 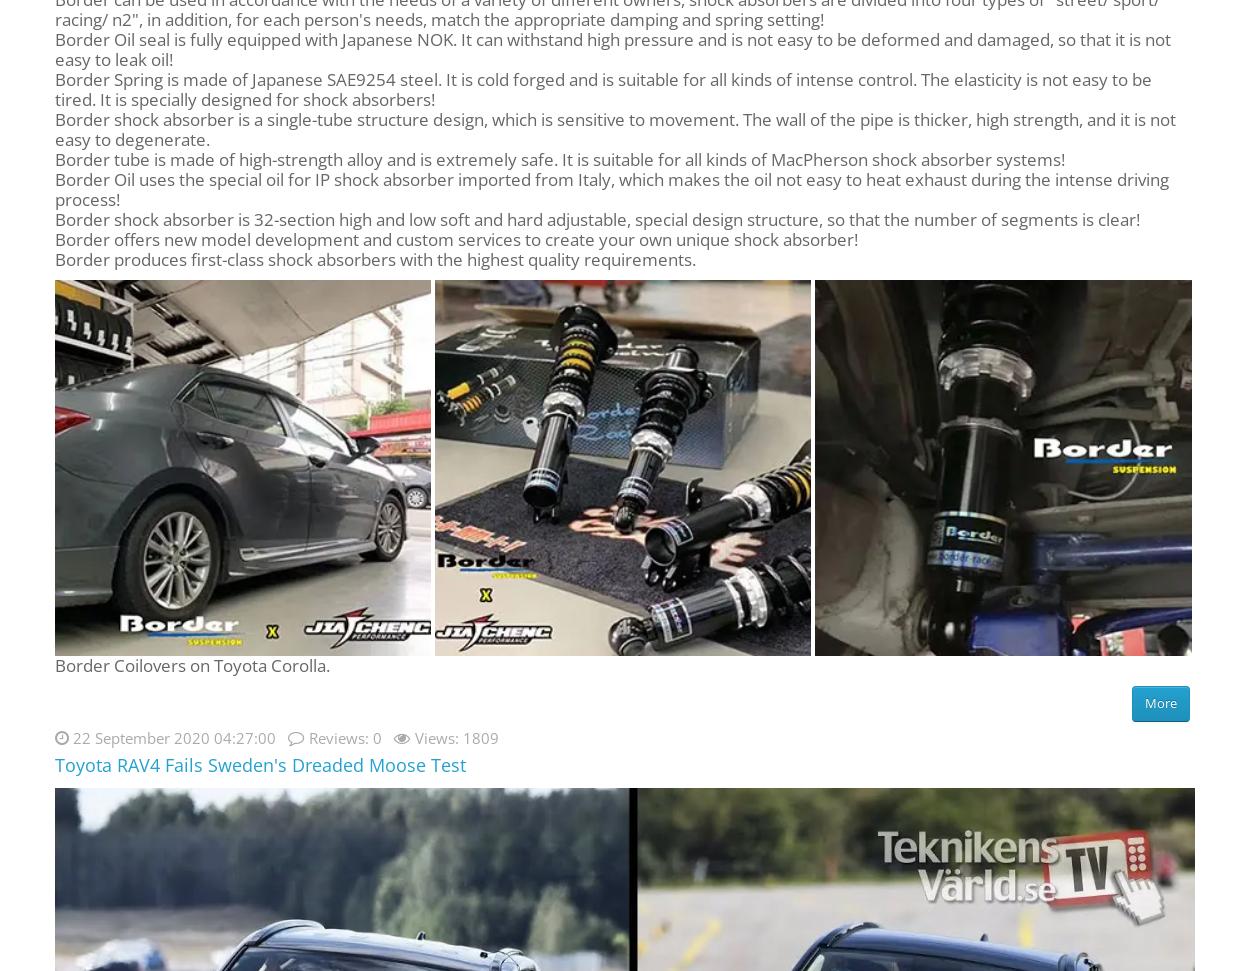 What do you see at coordinates (55, 128) in the screenshot?
I see `'Border shock absorber is a single-tube structure design, which is sensitive to movement. The wall of the pipe is thicker, high strength, and it is not easy to degenerate.'` at bounding box center [55, 128].